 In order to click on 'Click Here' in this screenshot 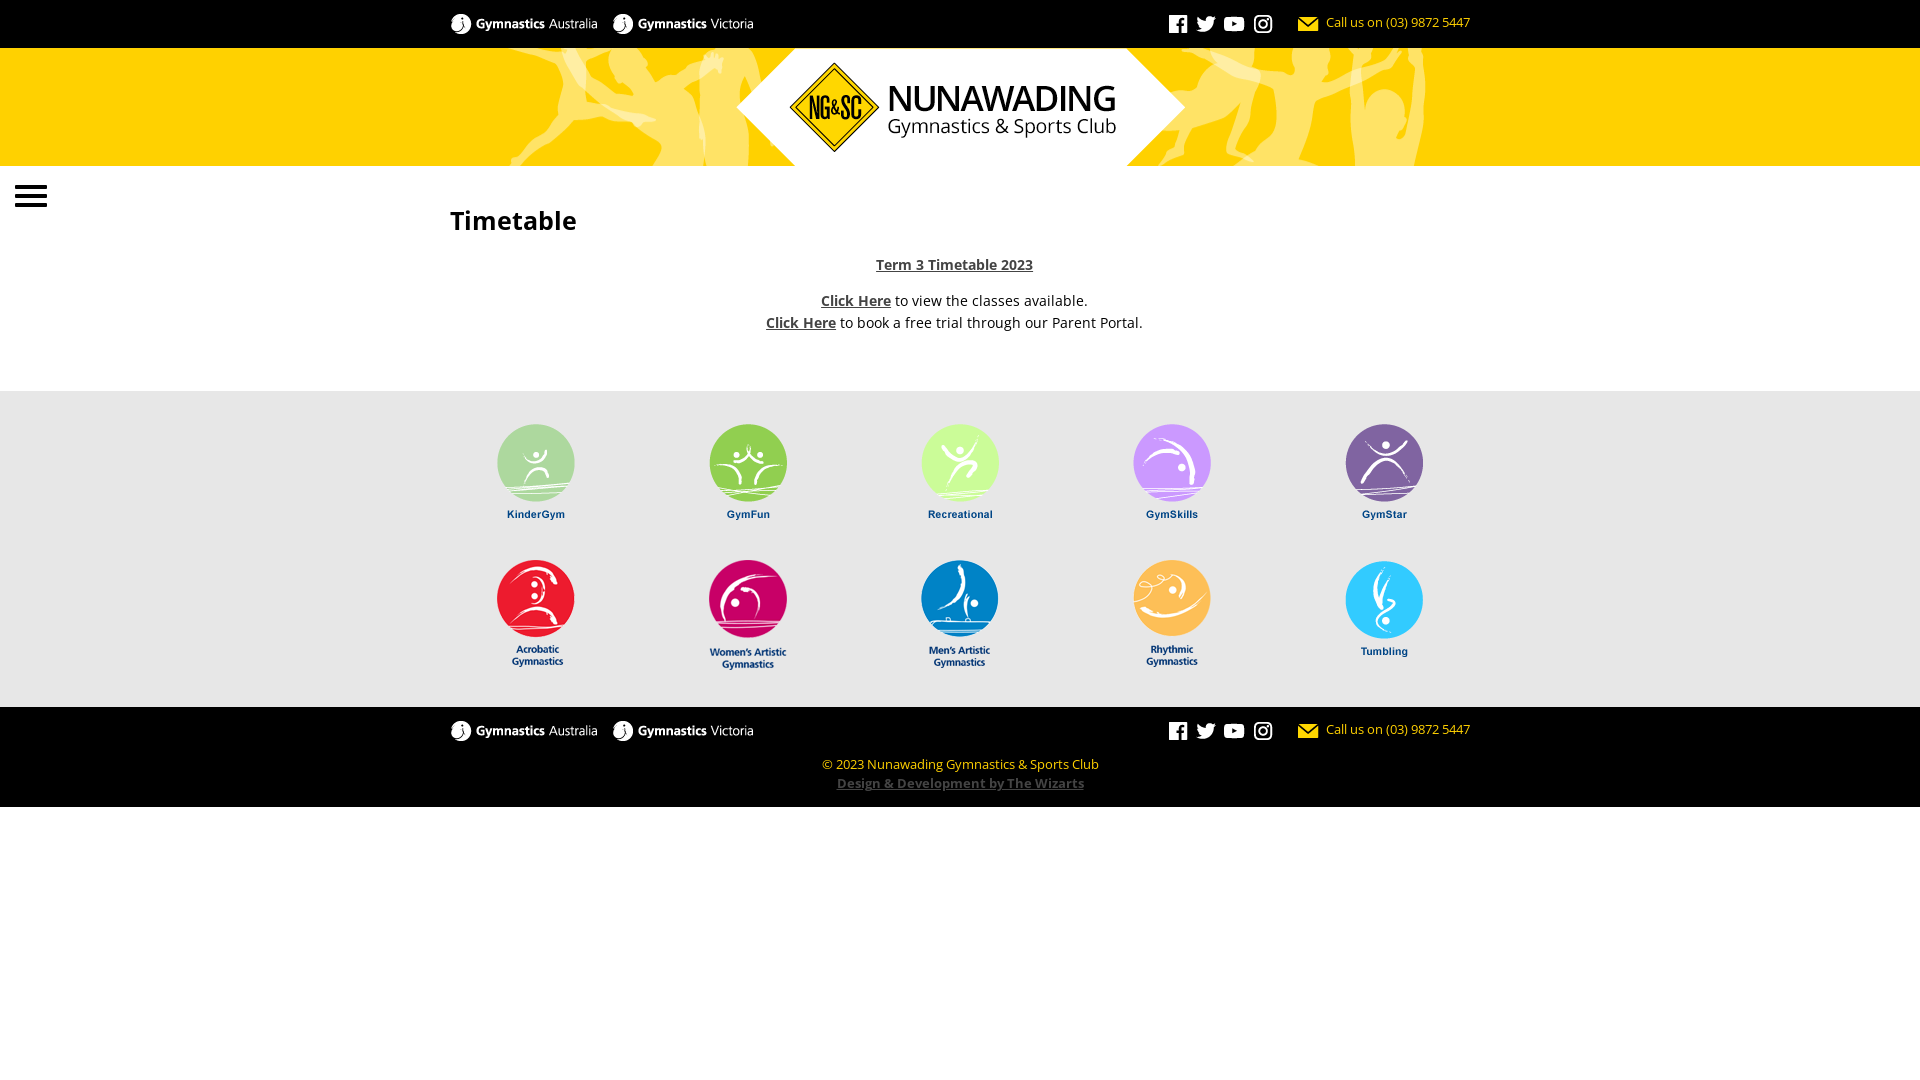, I will do `click(801, 321)`.